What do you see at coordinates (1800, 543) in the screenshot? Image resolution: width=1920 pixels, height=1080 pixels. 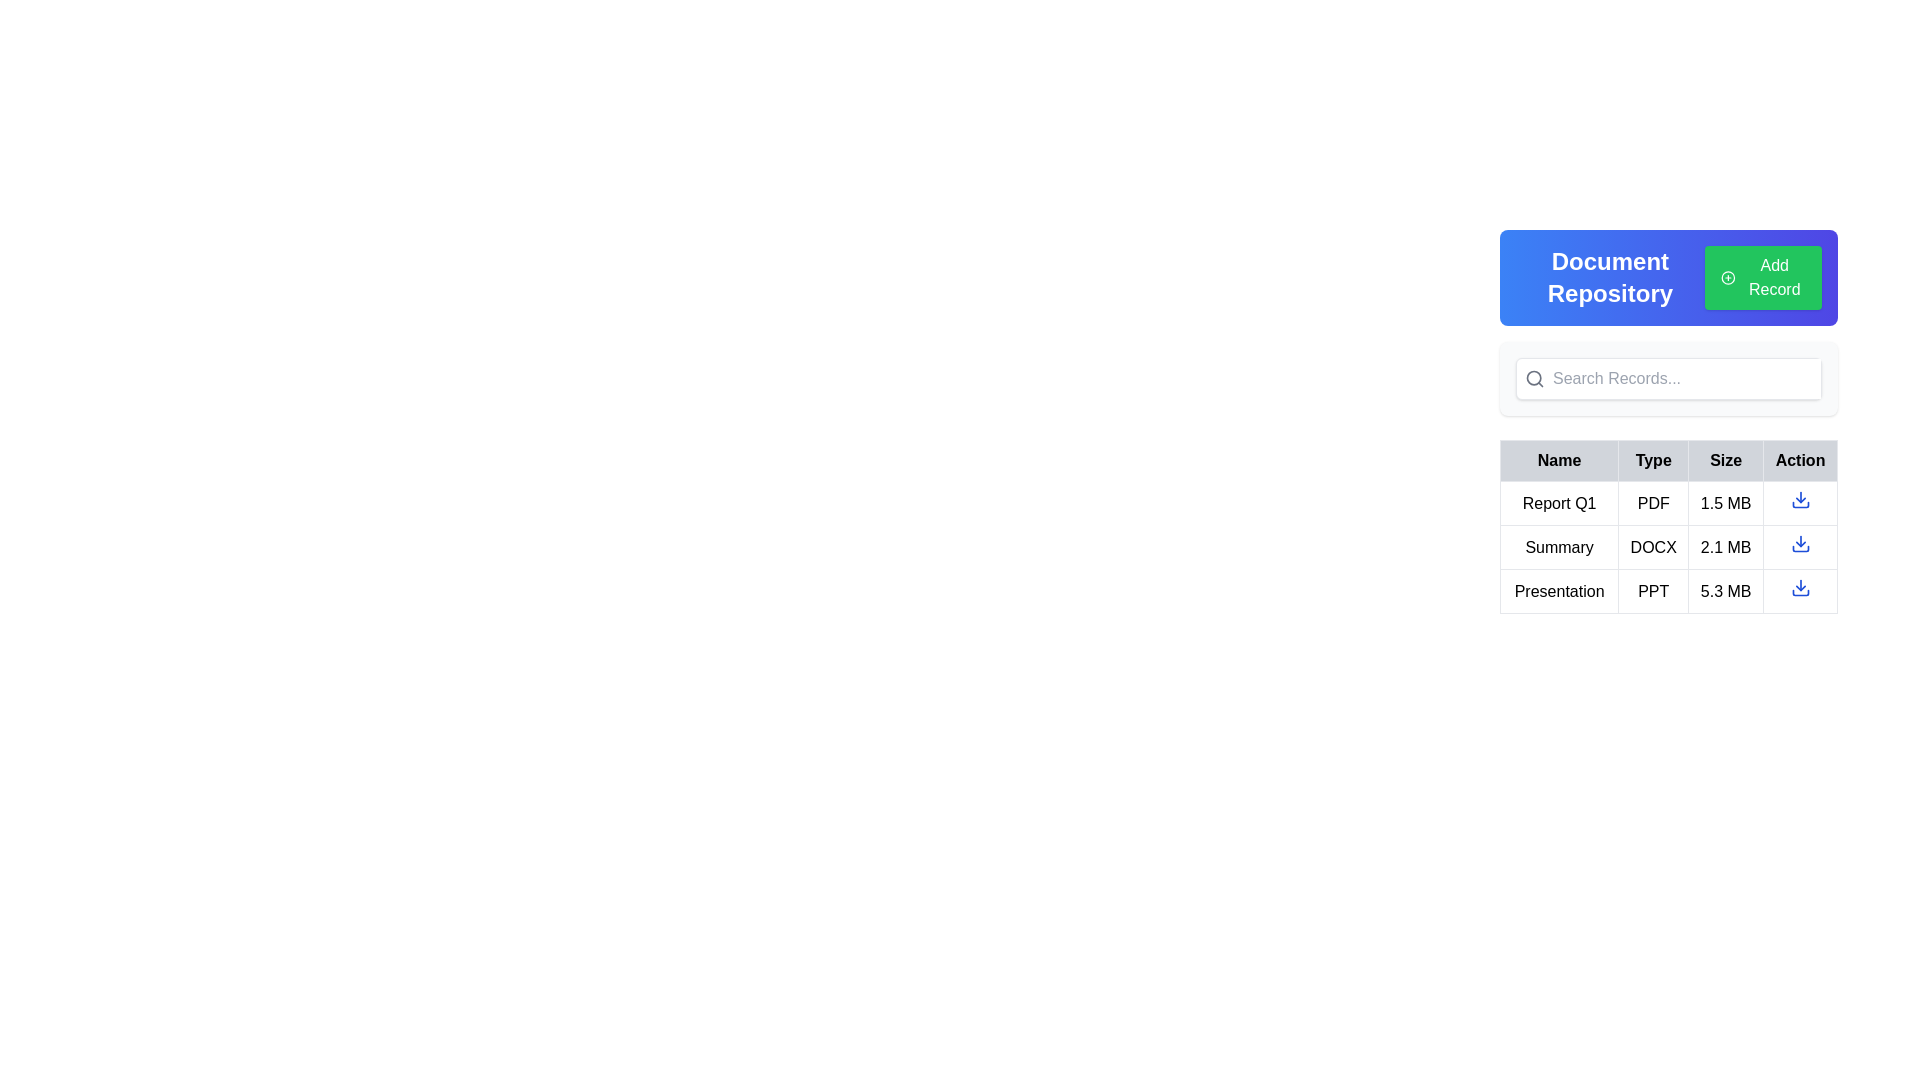 I see `the 'Summary' download button located in the 'Action' column of the second row in the file details table to initiate the download process` at bounding box center [1800, 543].